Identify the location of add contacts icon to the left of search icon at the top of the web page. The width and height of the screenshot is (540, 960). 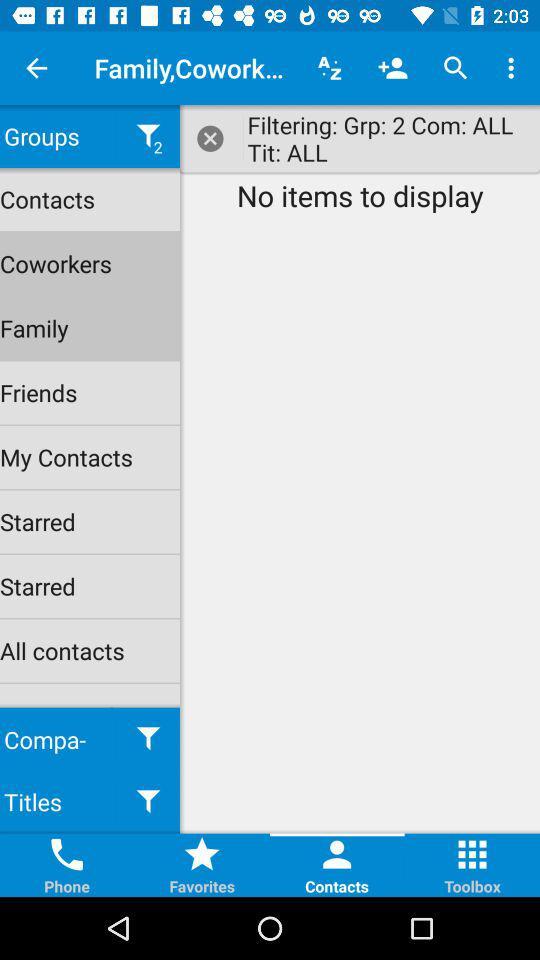
(393, 68).